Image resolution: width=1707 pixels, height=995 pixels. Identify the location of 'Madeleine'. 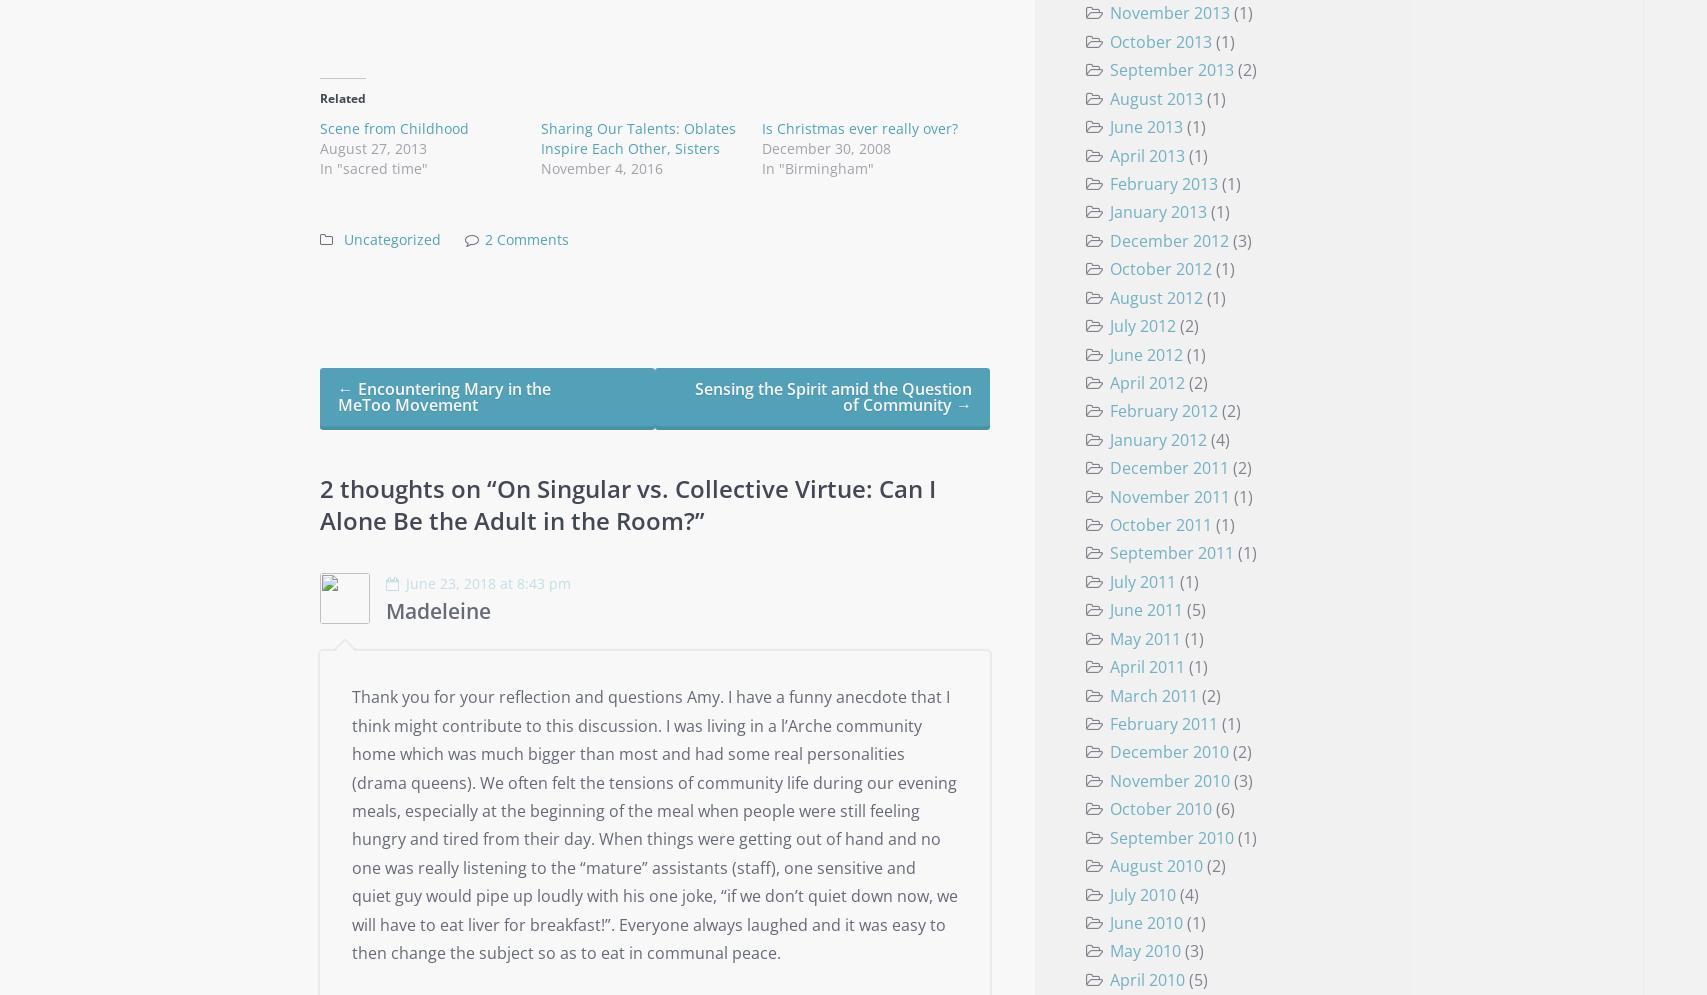
(438, 608).